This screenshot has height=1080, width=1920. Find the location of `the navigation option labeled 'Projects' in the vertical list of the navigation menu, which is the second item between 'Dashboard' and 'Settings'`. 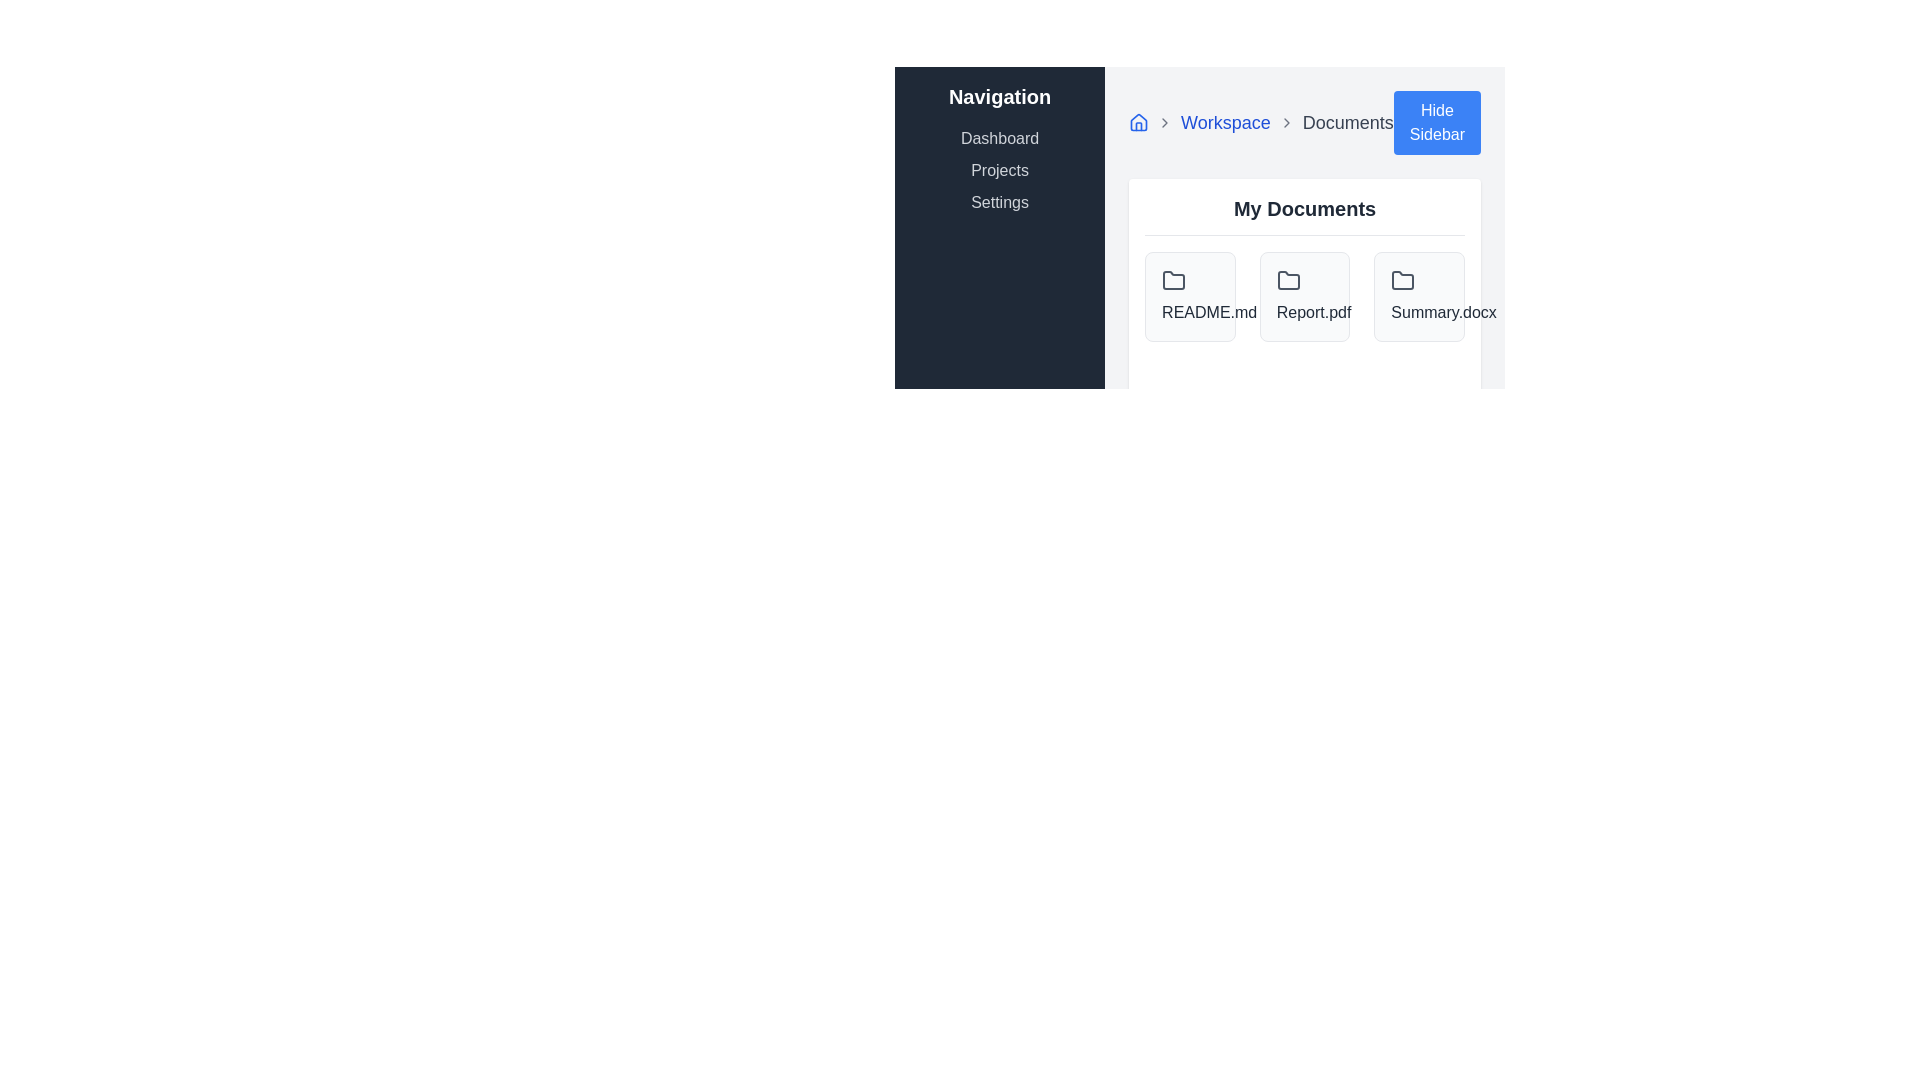

the navigation option labeled 'Projects' in the vertical list of the navigation menu, which is the second item between 'Dashboard' and 'Settings' is located at coordinates (999, 169).